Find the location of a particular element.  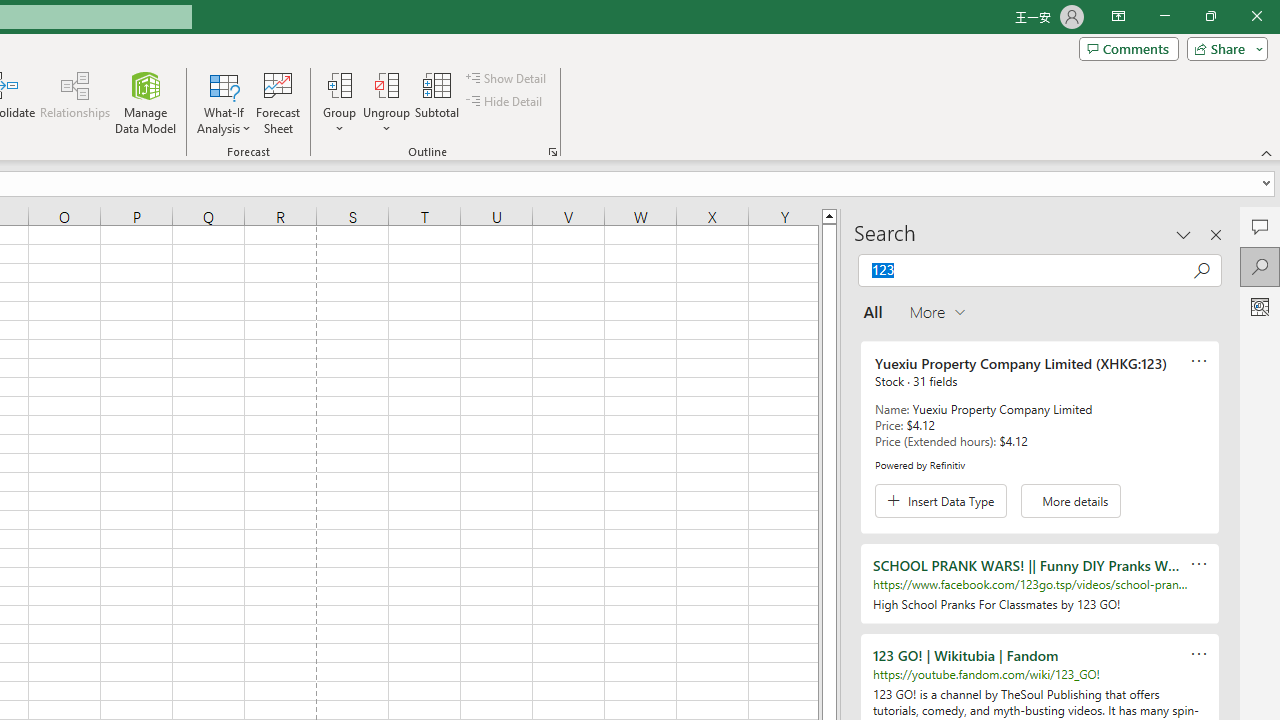

'Share' is located at coordinates (1222, 47).